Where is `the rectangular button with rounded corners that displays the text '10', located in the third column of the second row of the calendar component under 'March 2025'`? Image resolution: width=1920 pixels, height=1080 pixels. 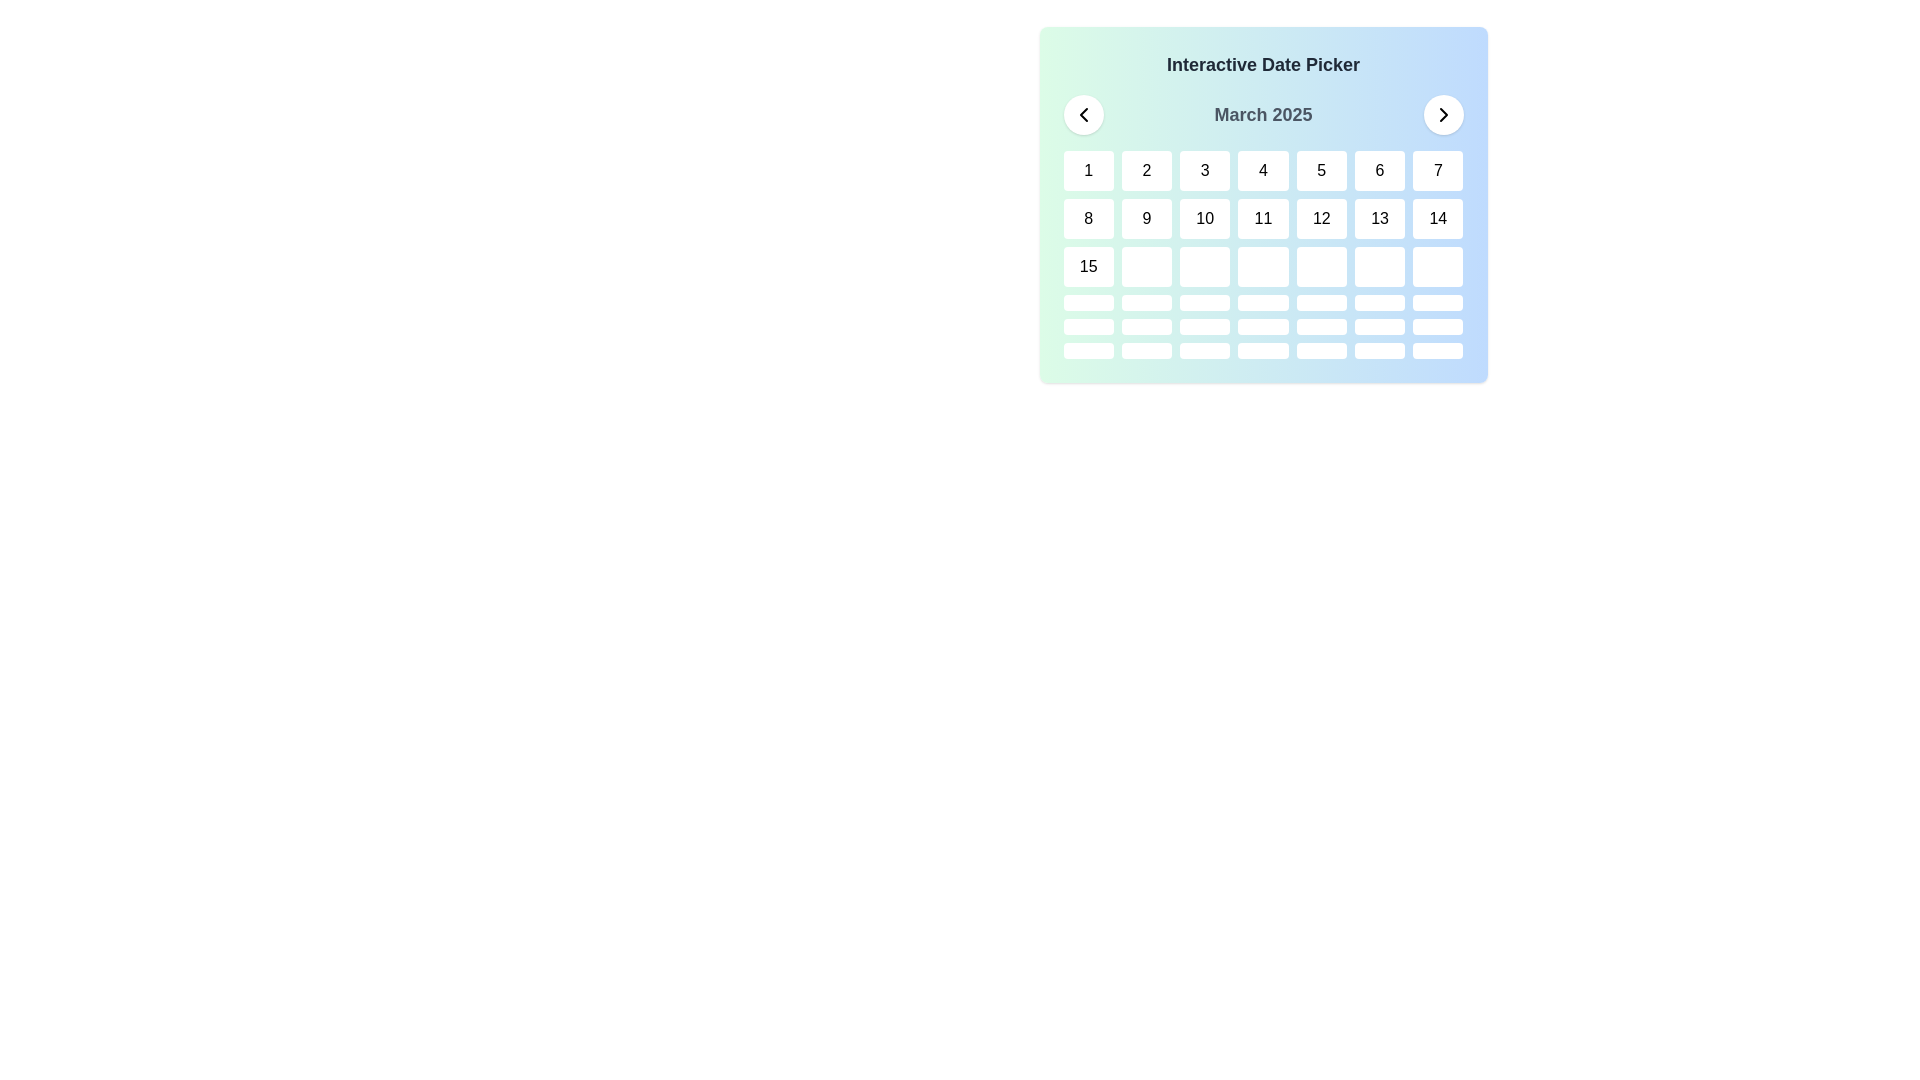 the rectangular button with rounded corners that displays the text '10', located in the third column of the second row of the calendar component under 'March 2025' is located at coordinates (1204, 219).